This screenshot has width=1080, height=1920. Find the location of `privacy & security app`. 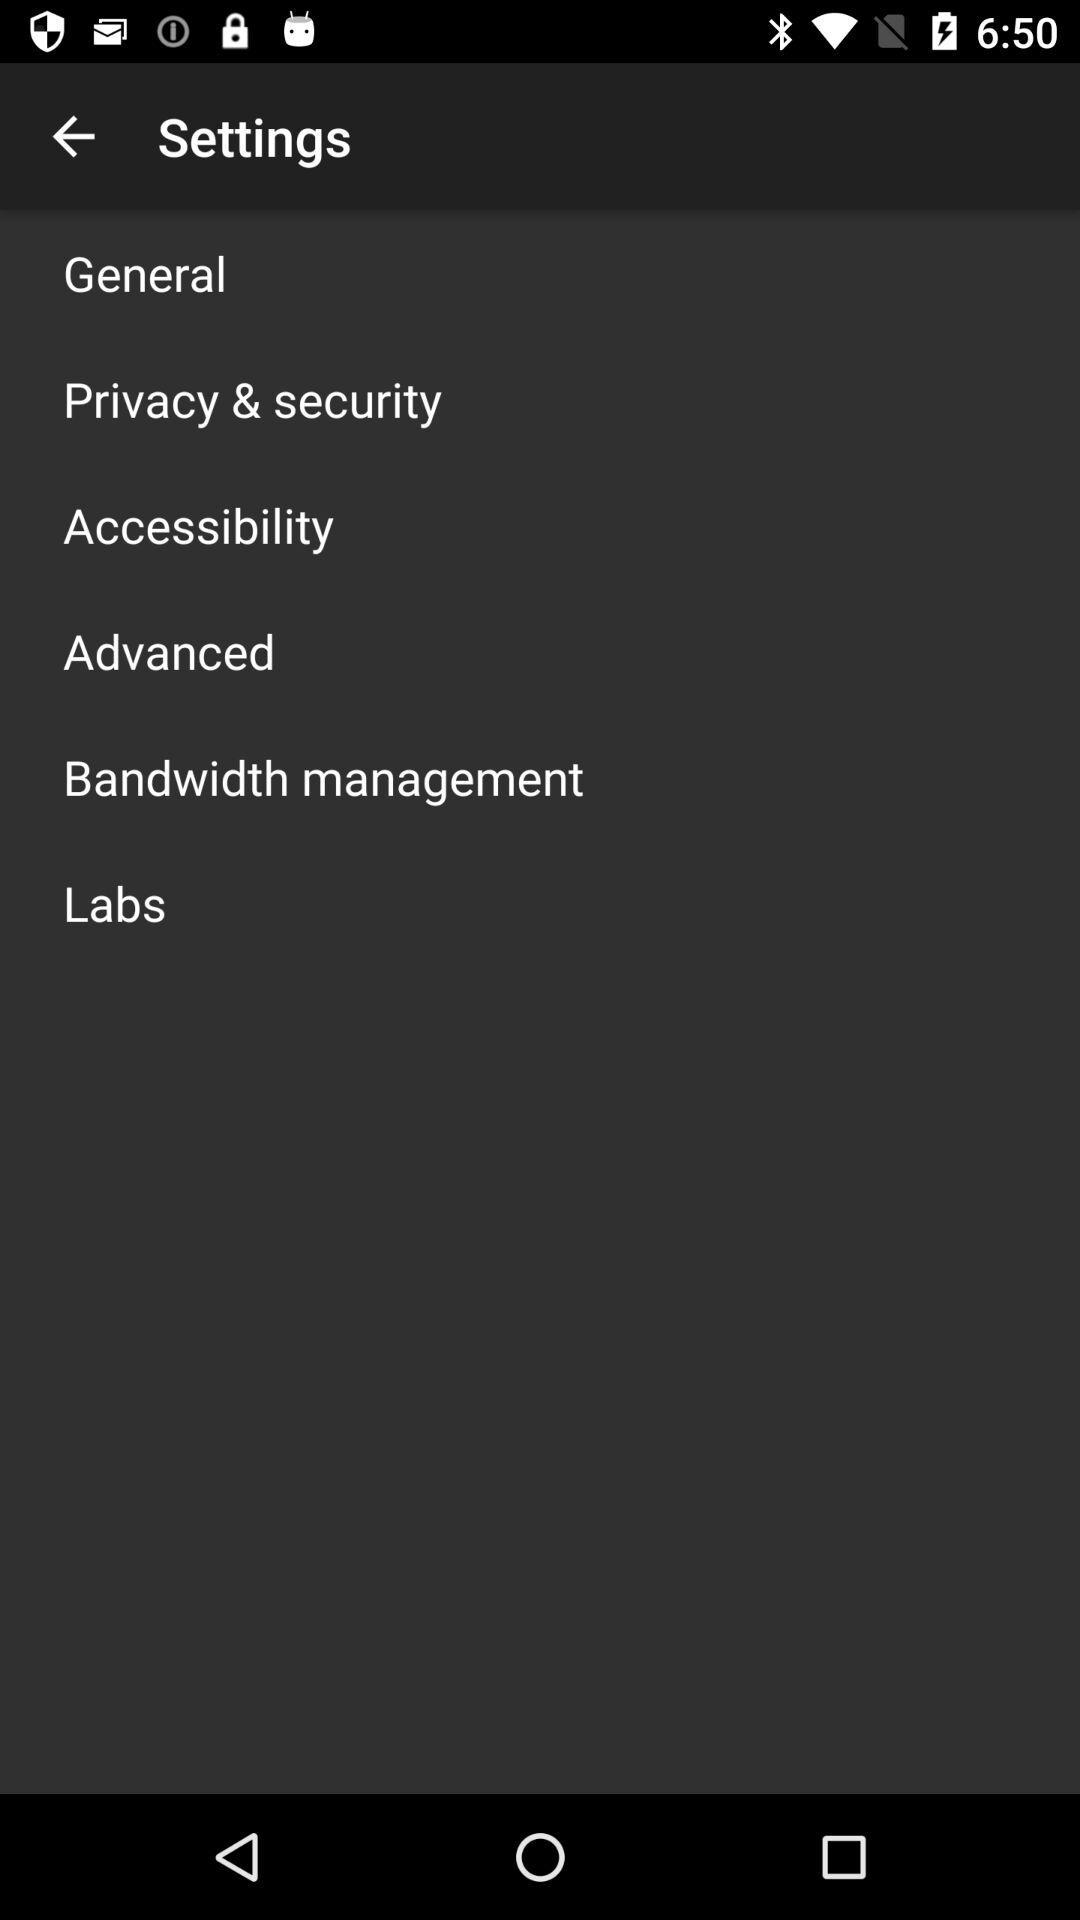

privacy & security app is located at coordinates (251, 398).